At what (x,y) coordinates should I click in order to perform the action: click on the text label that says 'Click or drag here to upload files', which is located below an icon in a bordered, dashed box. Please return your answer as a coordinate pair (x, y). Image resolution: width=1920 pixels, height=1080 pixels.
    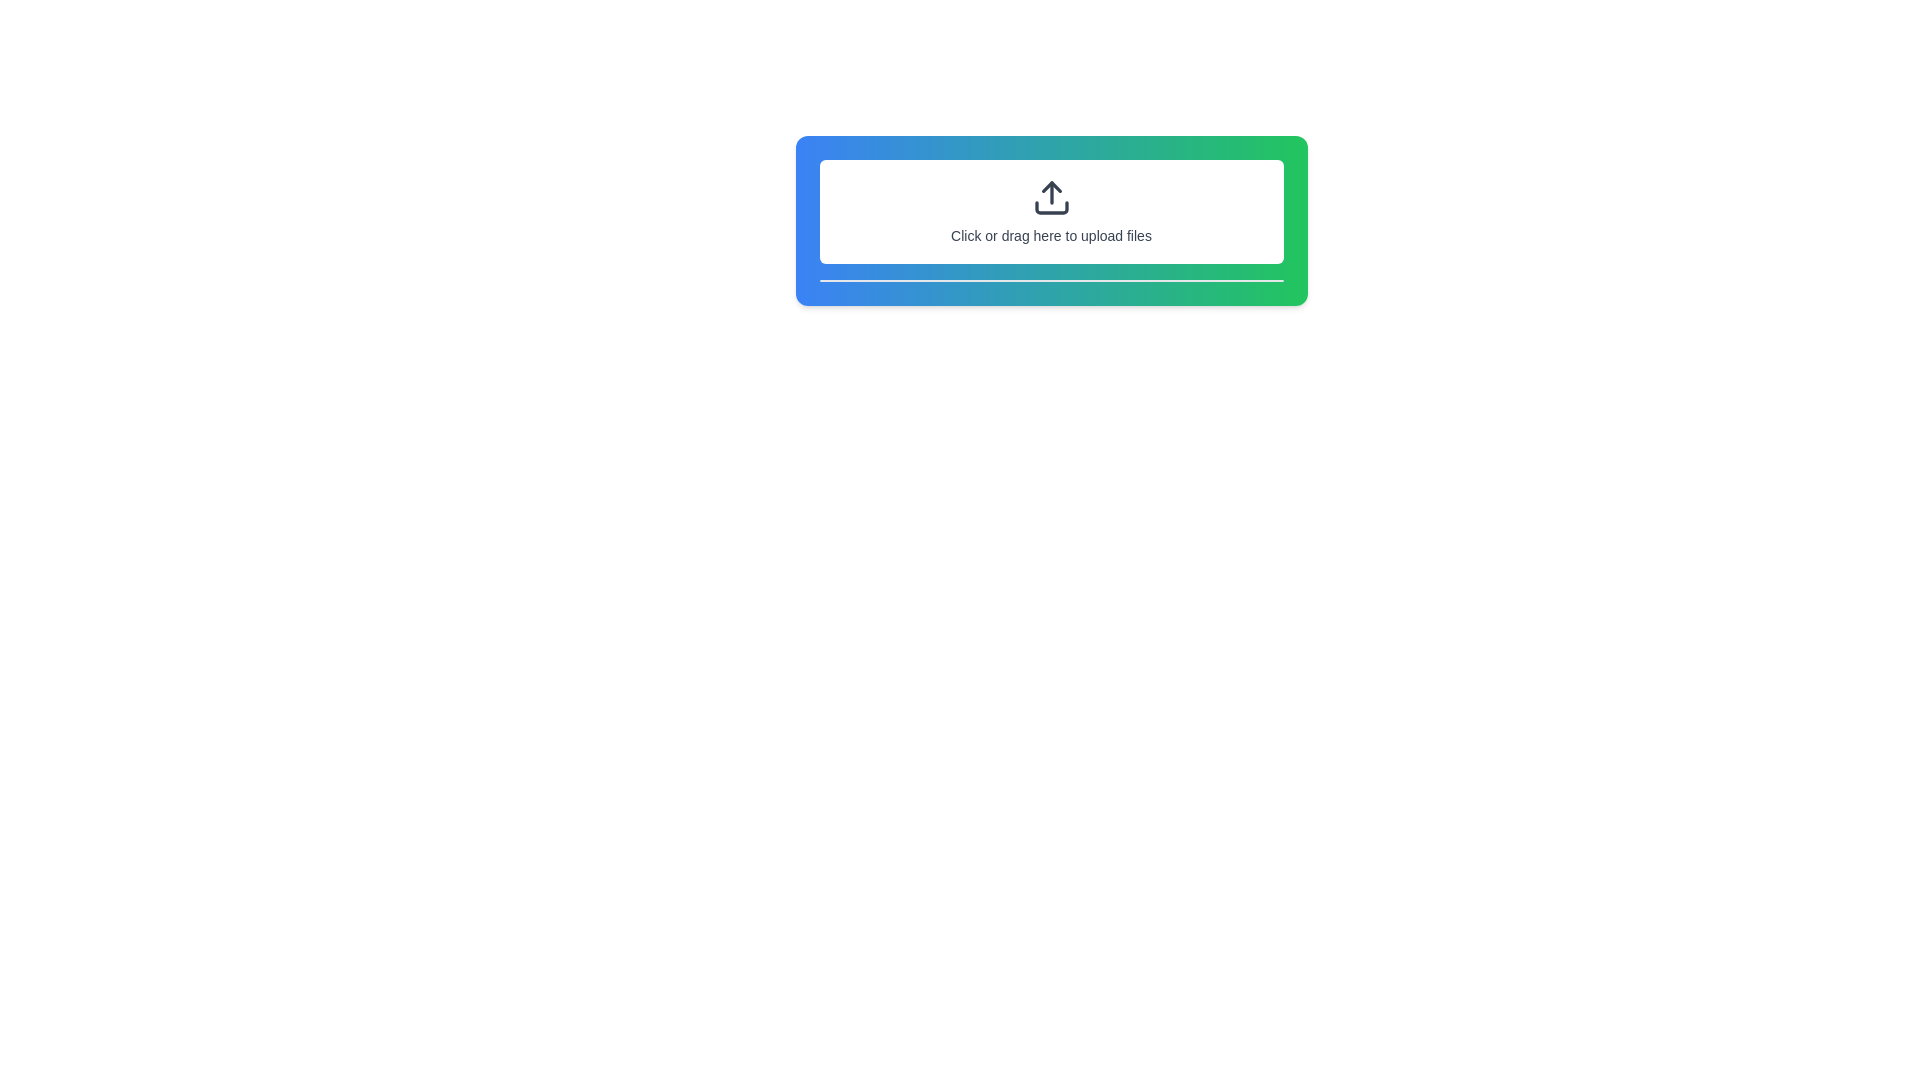
    Looking at the image, I should click on (1050, 234).